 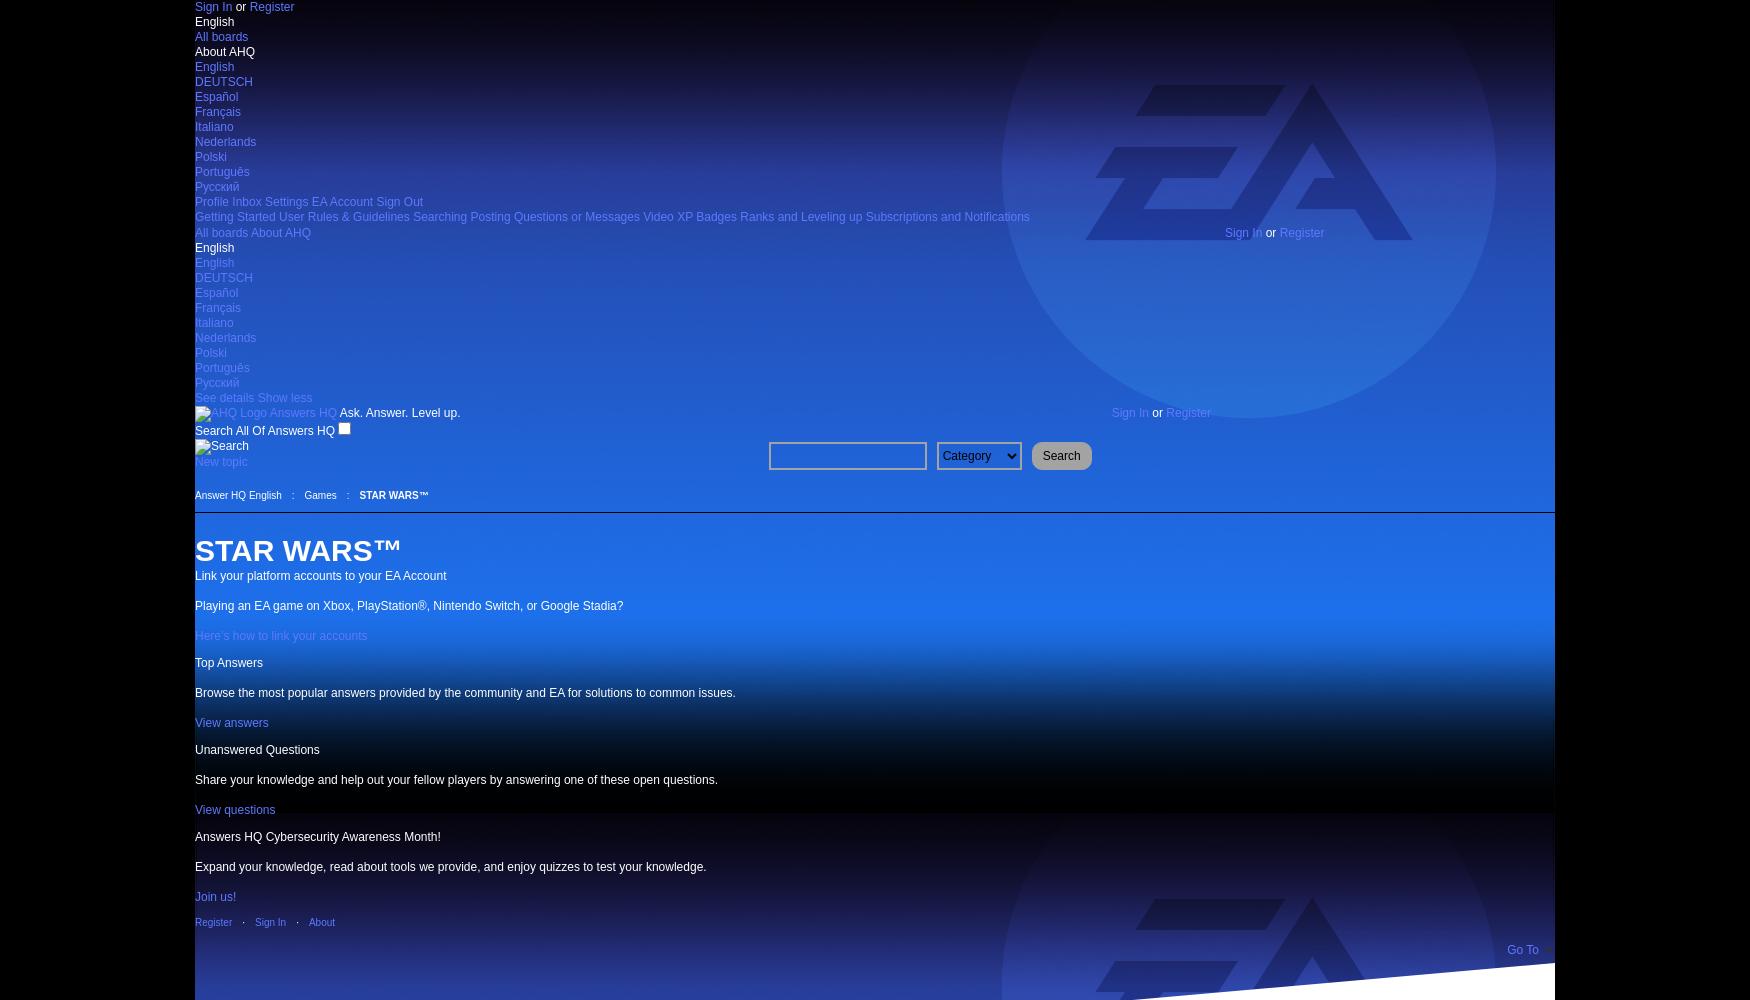 I want to click on 'Go To', so click(x=1522, y=949).